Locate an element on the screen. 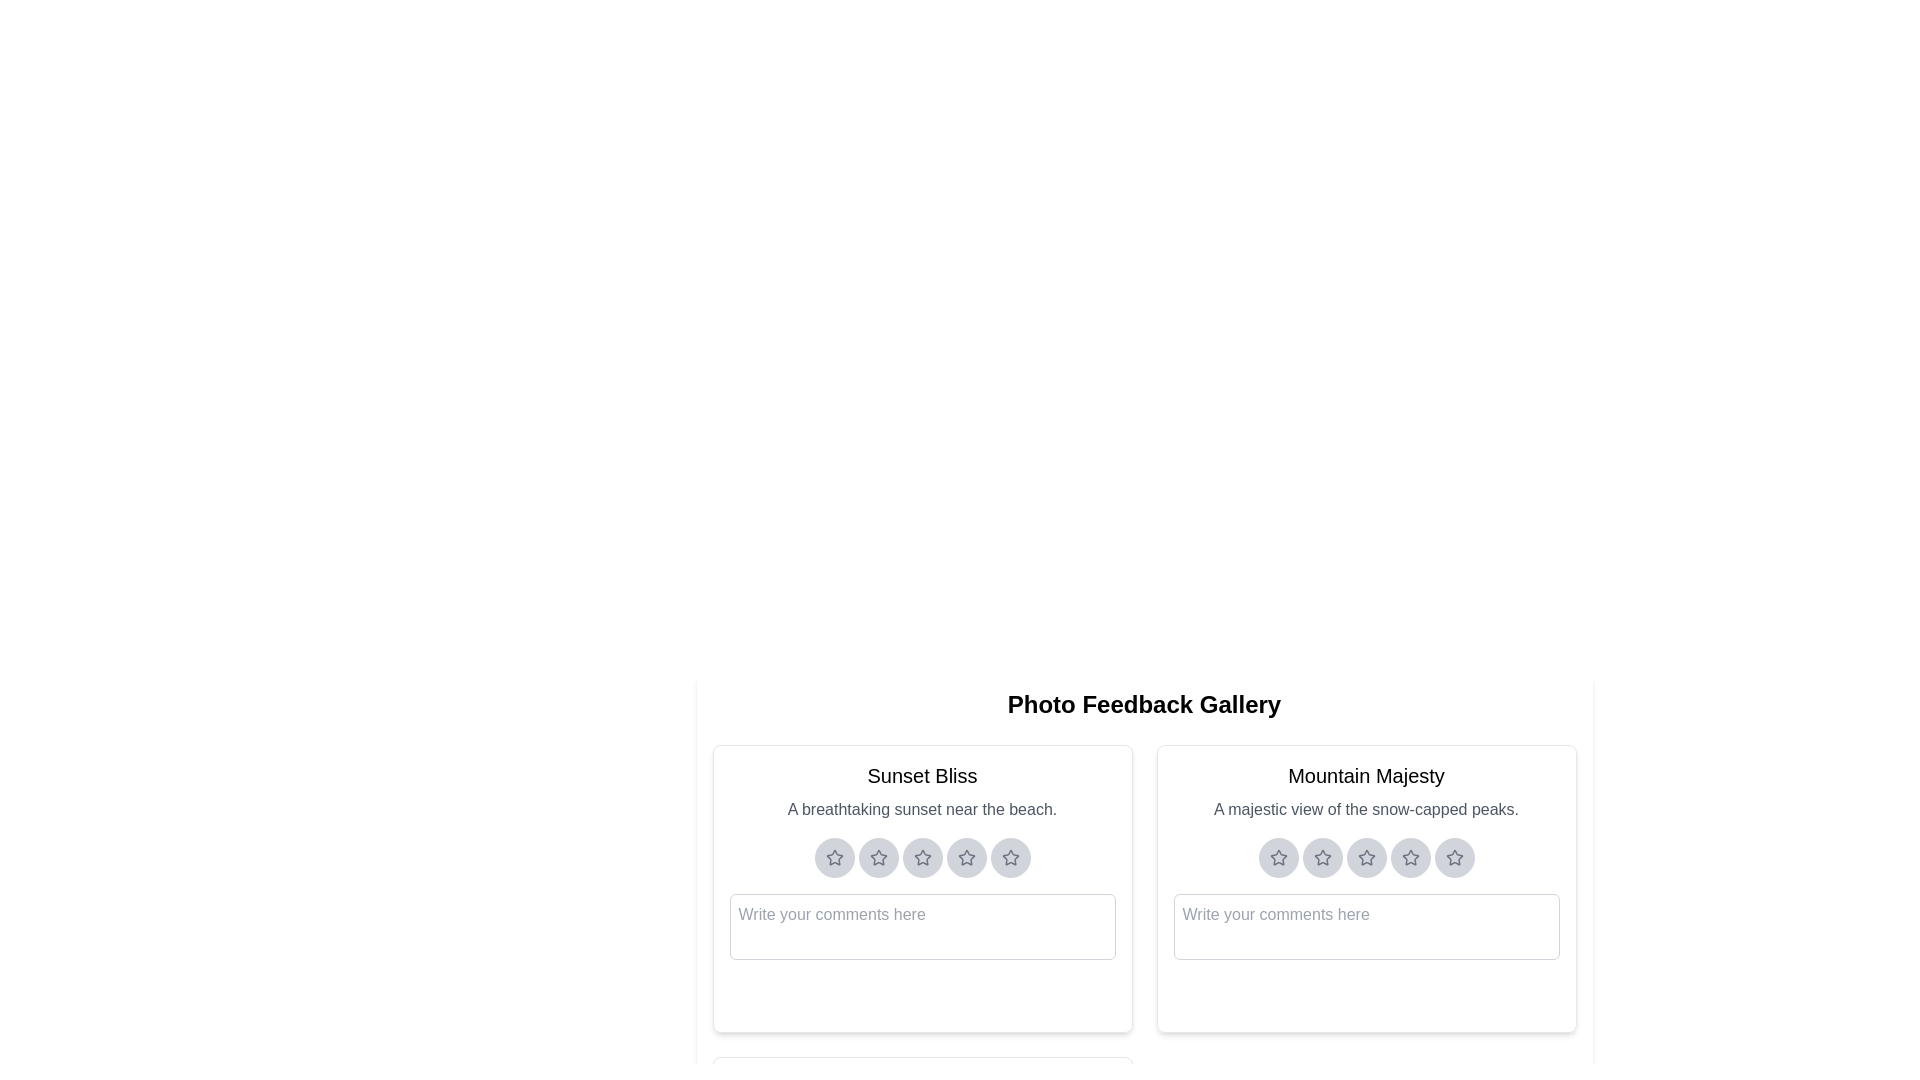 This screenshot has width=1920, height=1080. the third star rating button for 'Mountain Majesty' is located at coordinates (1365, 856).